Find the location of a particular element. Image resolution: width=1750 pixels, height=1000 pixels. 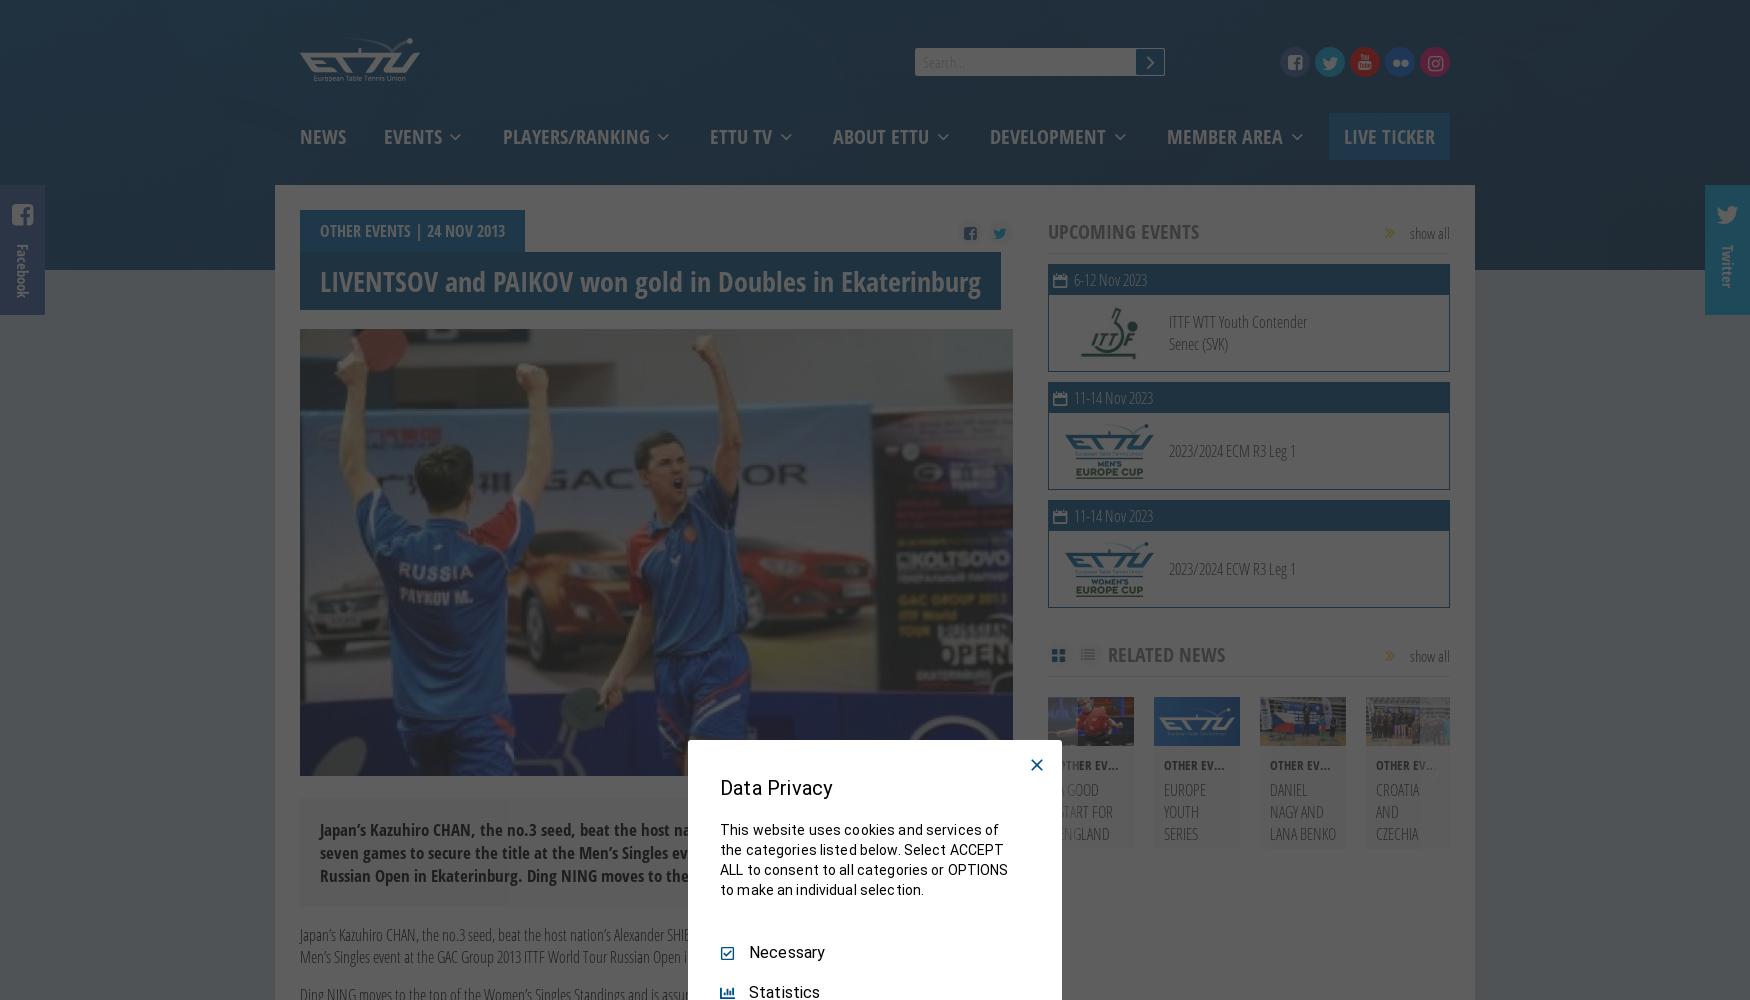

'Upcoming Events' is located at coordinates (1046, 230).